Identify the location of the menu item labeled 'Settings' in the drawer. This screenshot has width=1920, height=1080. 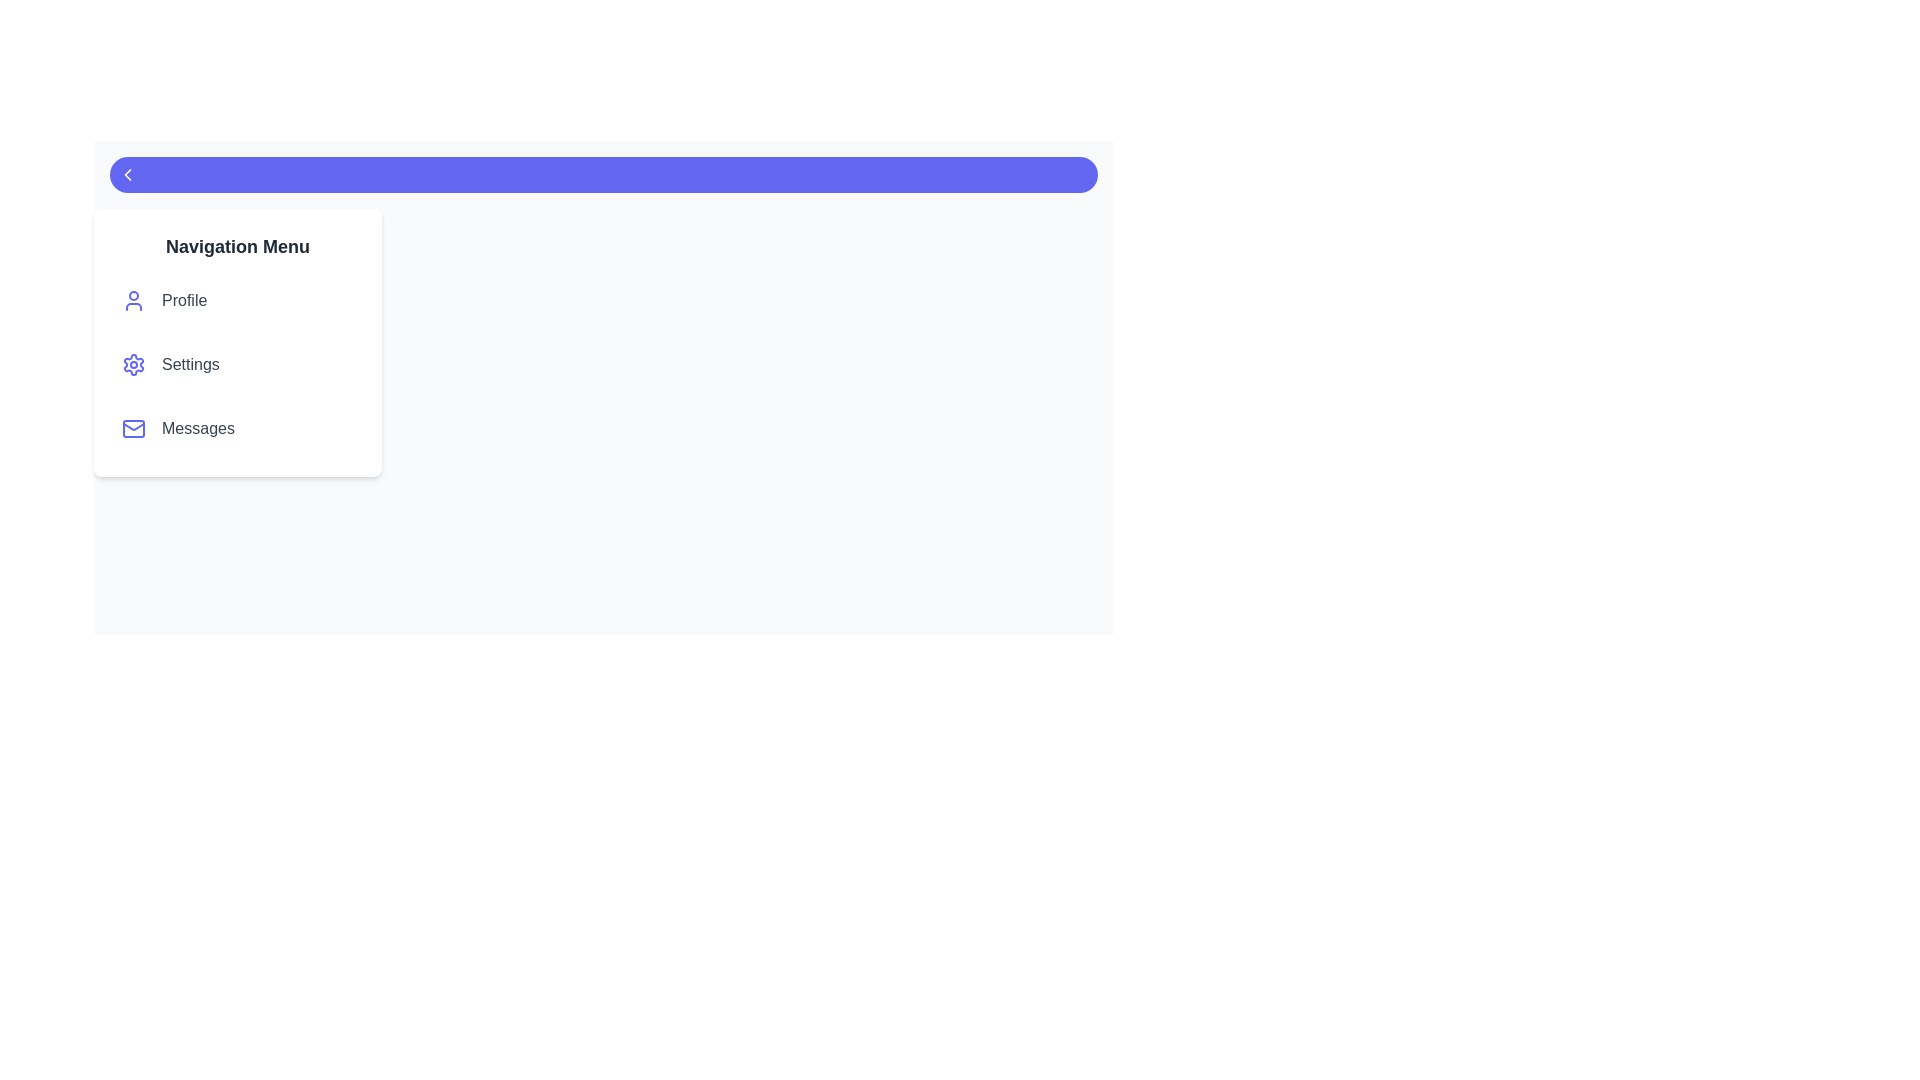
(238, 365).